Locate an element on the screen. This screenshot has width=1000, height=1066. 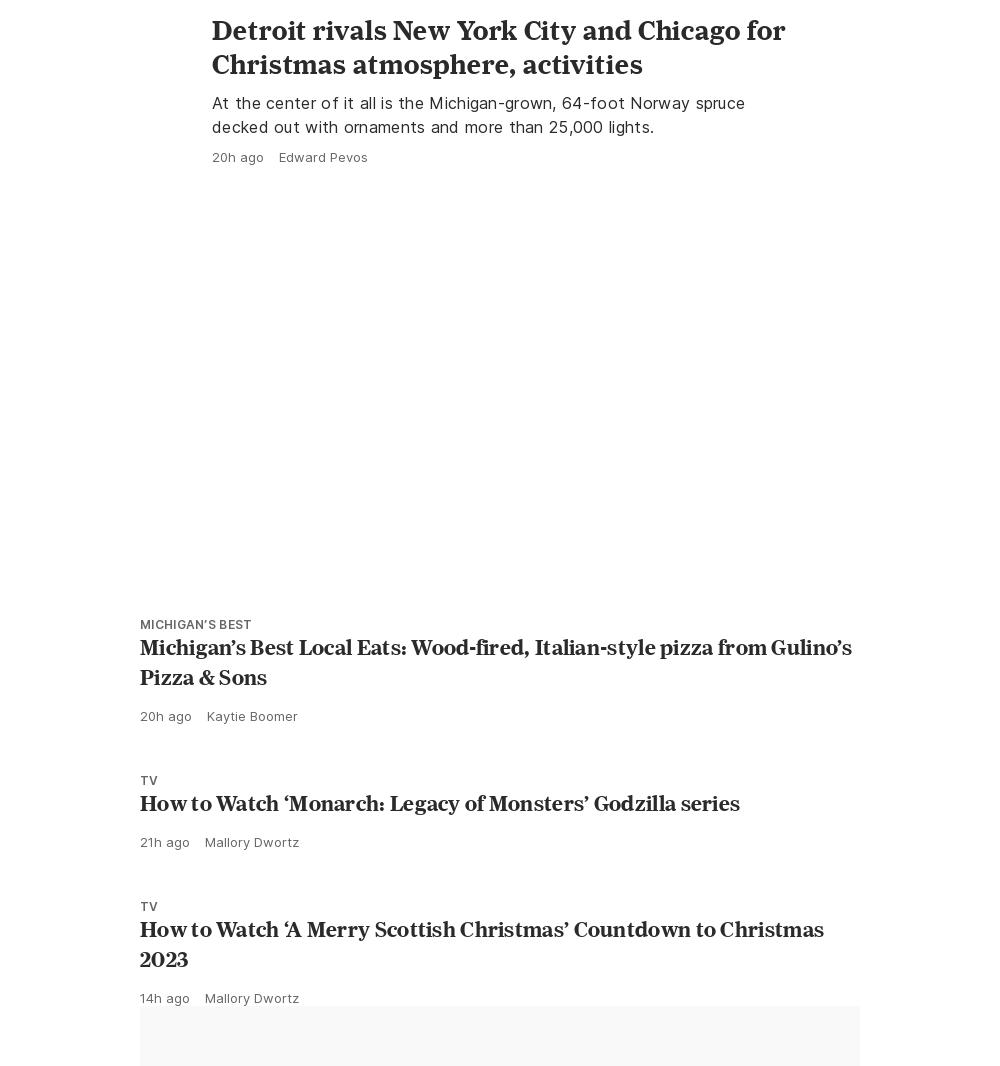
'Michigan’s Best' is located at coordinates (195, 712).